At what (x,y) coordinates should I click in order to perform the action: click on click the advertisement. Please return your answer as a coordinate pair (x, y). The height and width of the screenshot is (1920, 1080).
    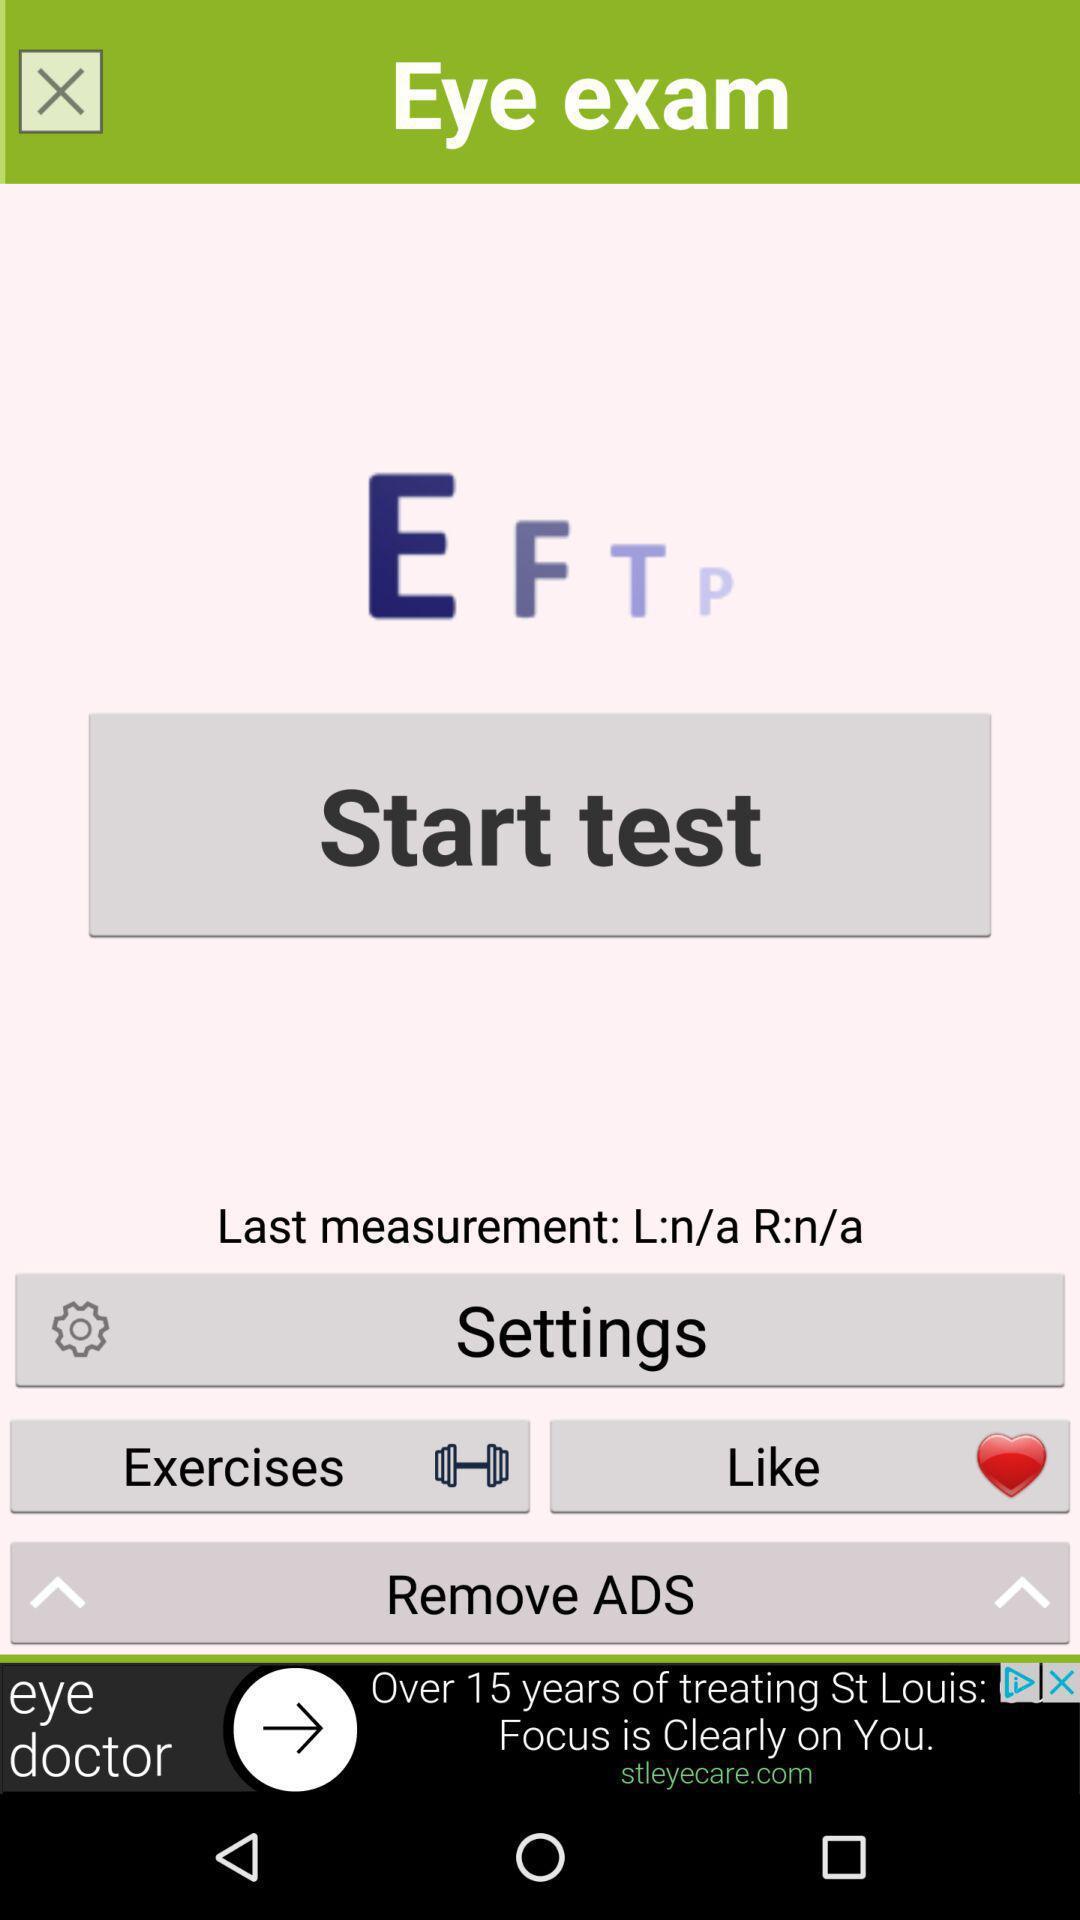
    Looking at the image, I should click on (540, 1727).